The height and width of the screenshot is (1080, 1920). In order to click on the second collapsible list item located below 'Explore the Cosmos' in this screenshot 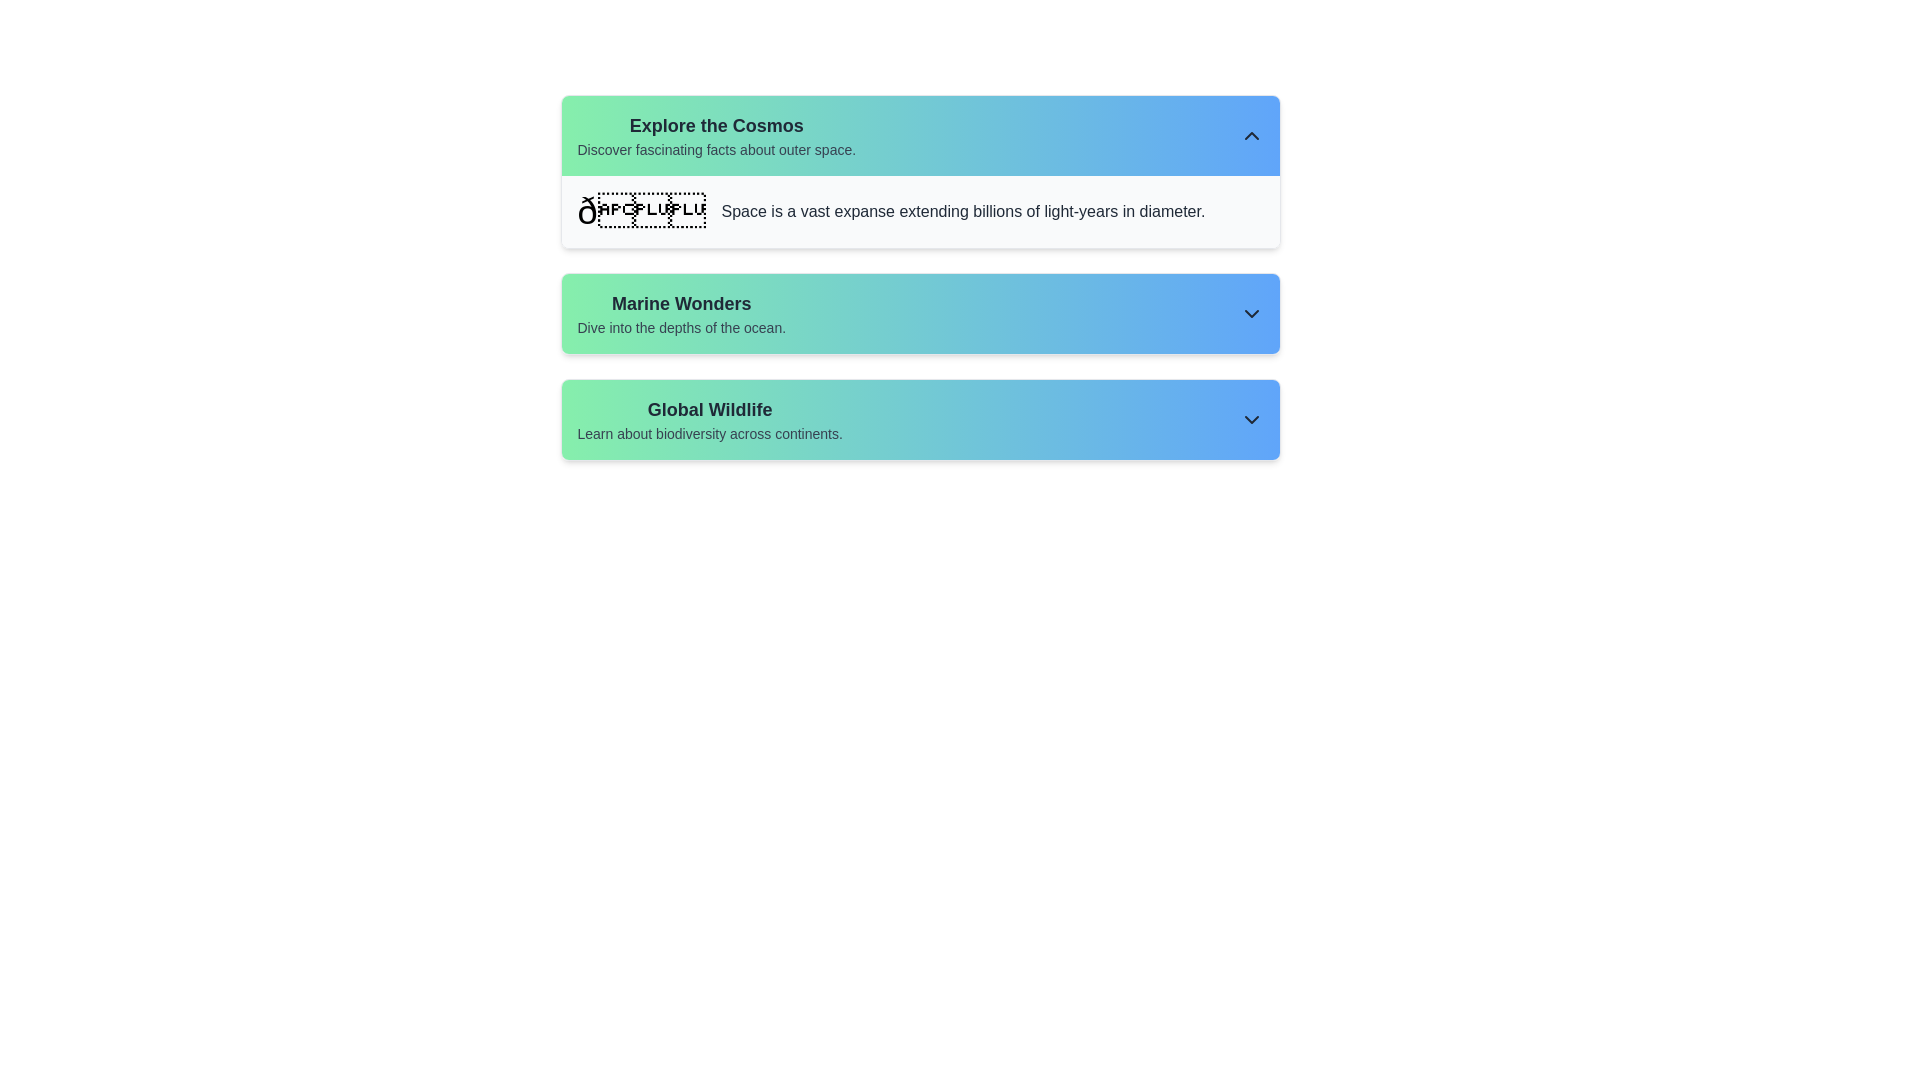, I will do `click(919, 313)`.